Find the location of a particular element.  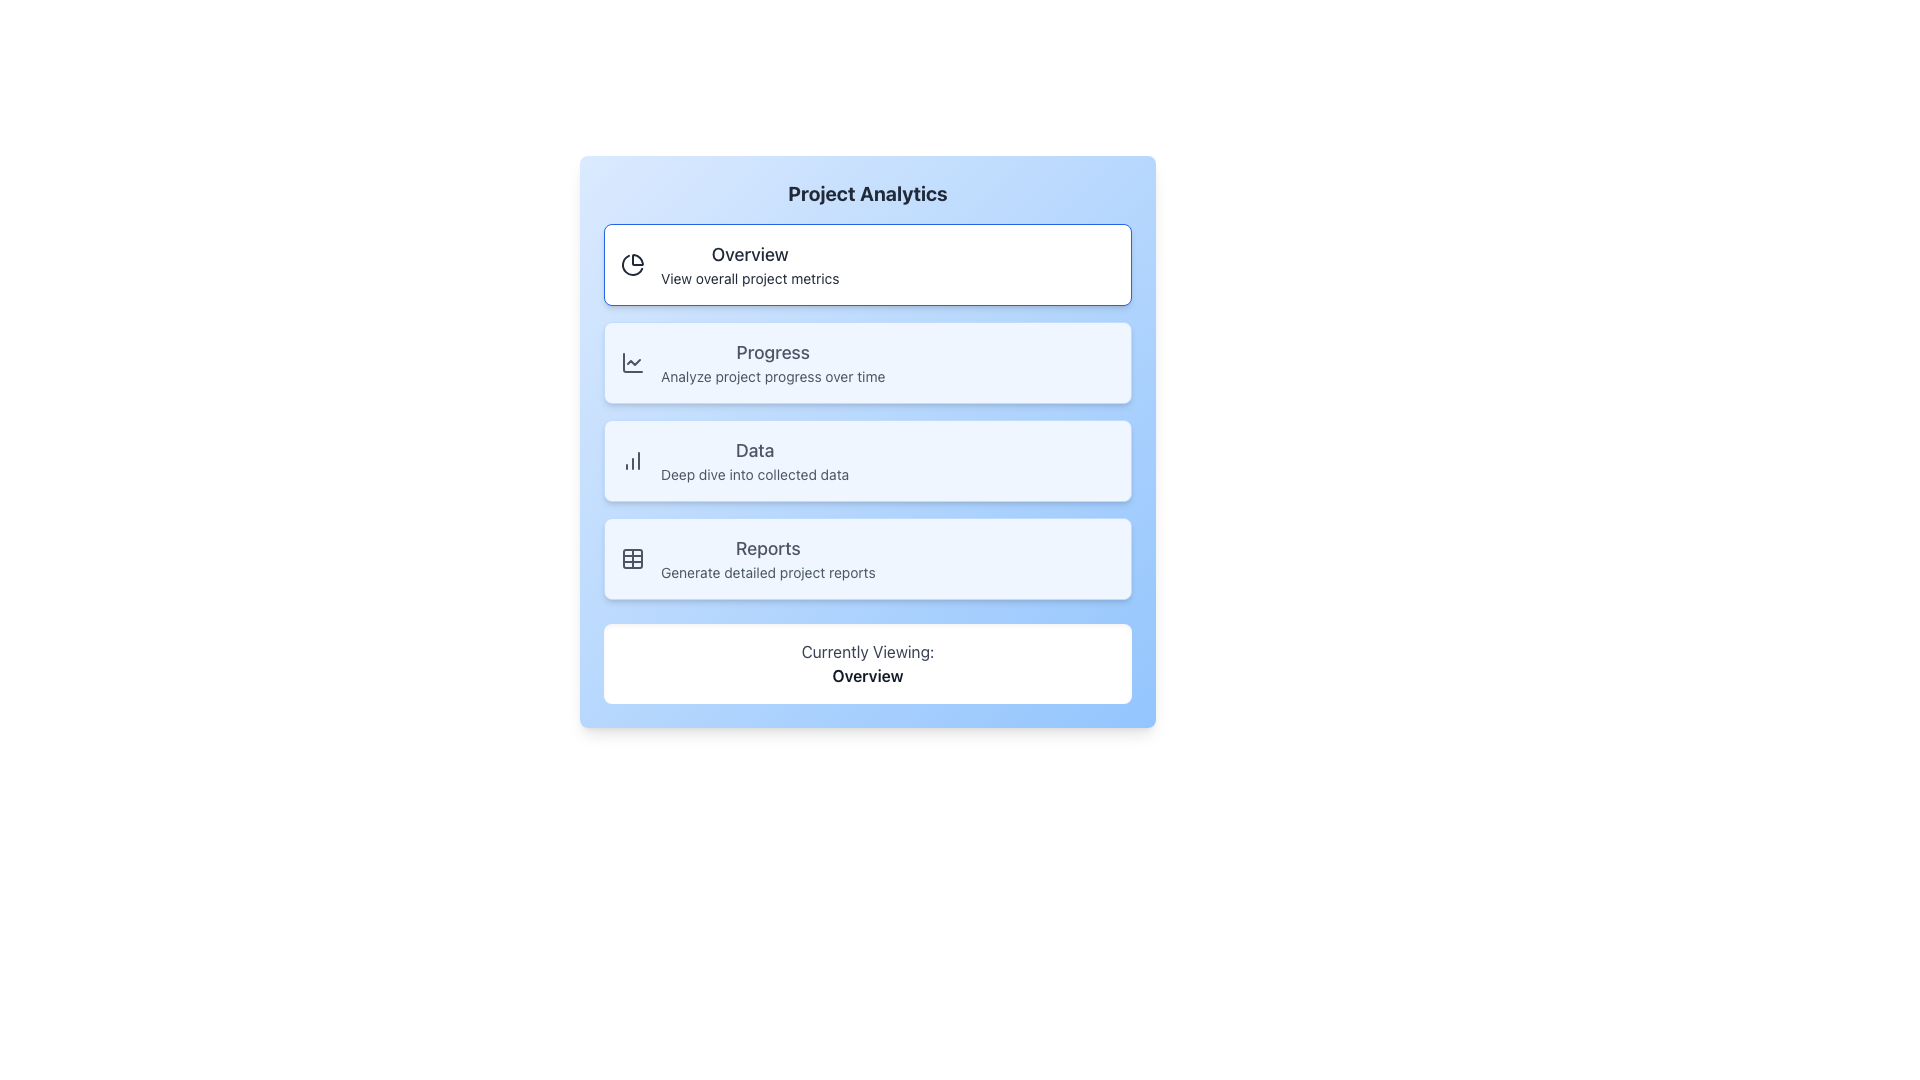

the line chart icon within the 'Progress' button, which is the second button in the vertical stack of navigation options is located at coordinates (632, 362).